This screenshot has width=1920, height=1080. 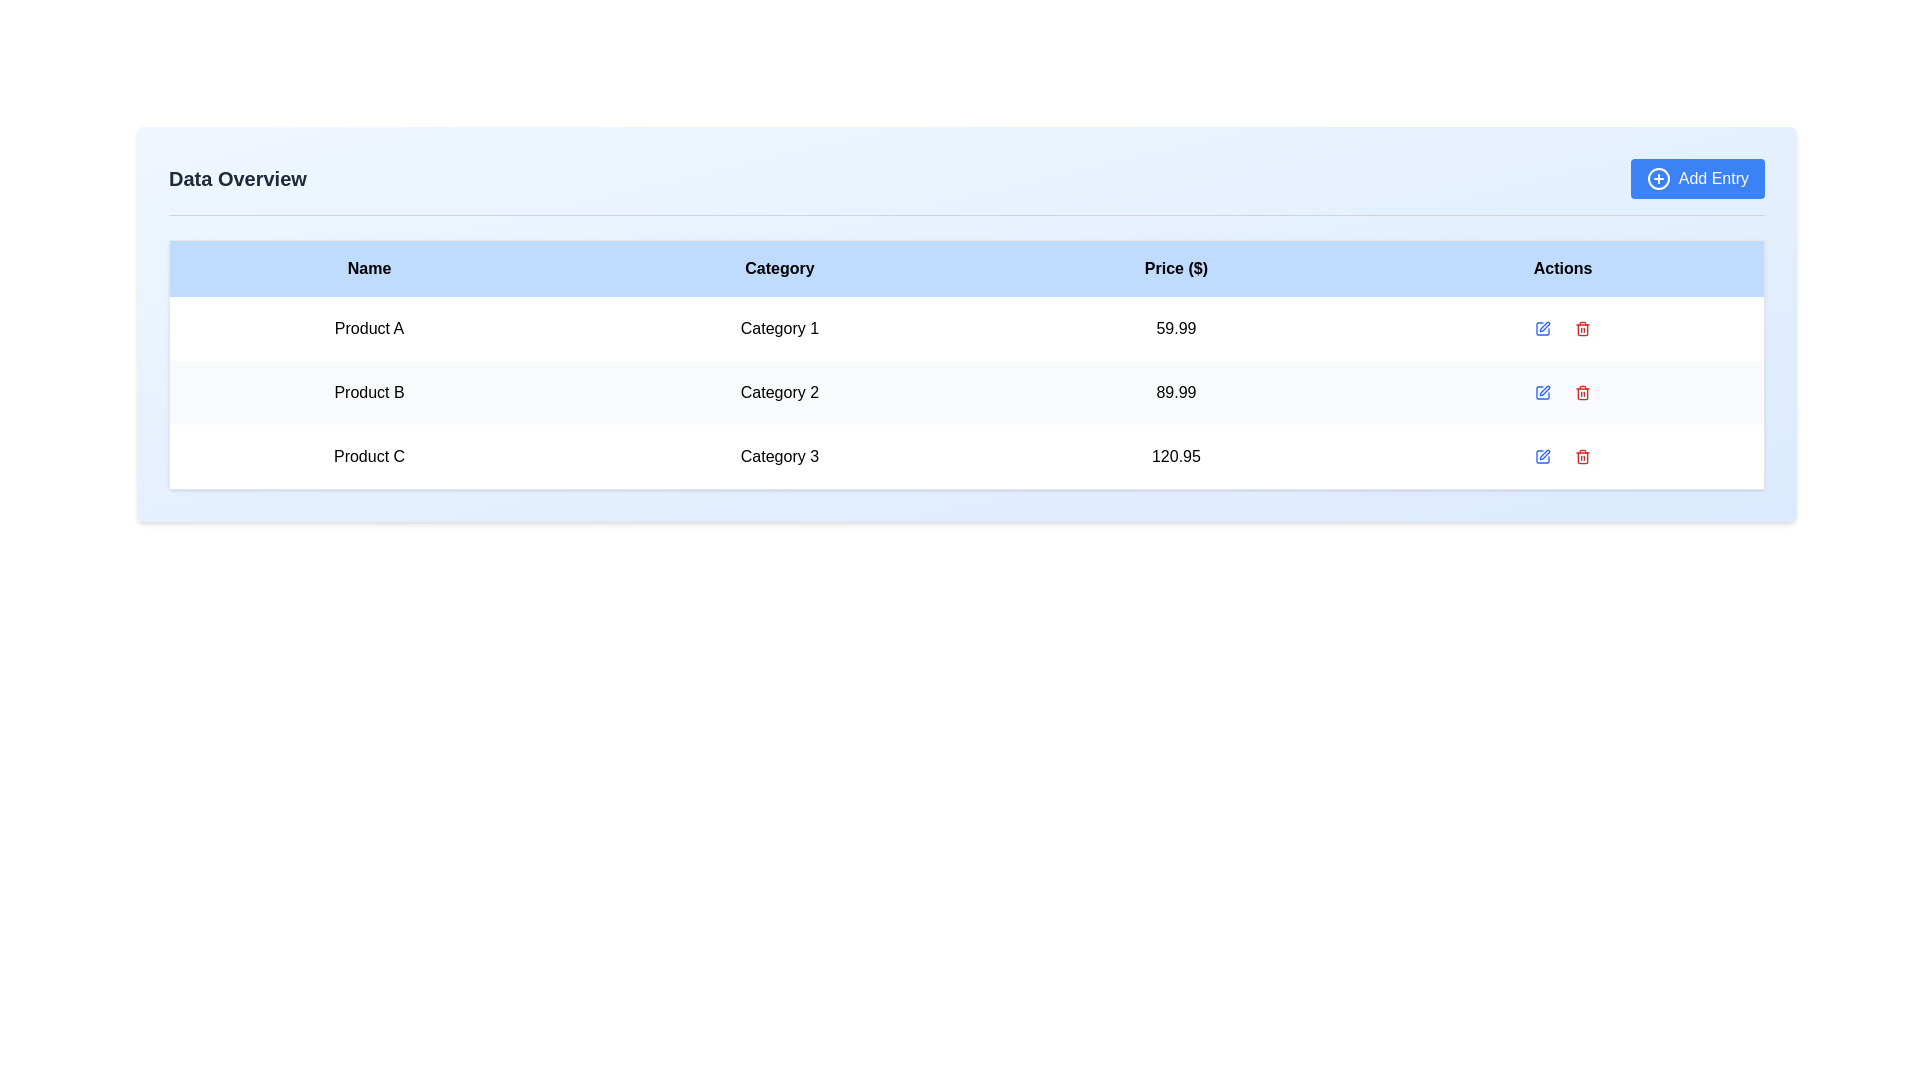 I want to click on the editing function icon located in the 'Actions' column of the first row of the table, so click(x=1541, y=327).